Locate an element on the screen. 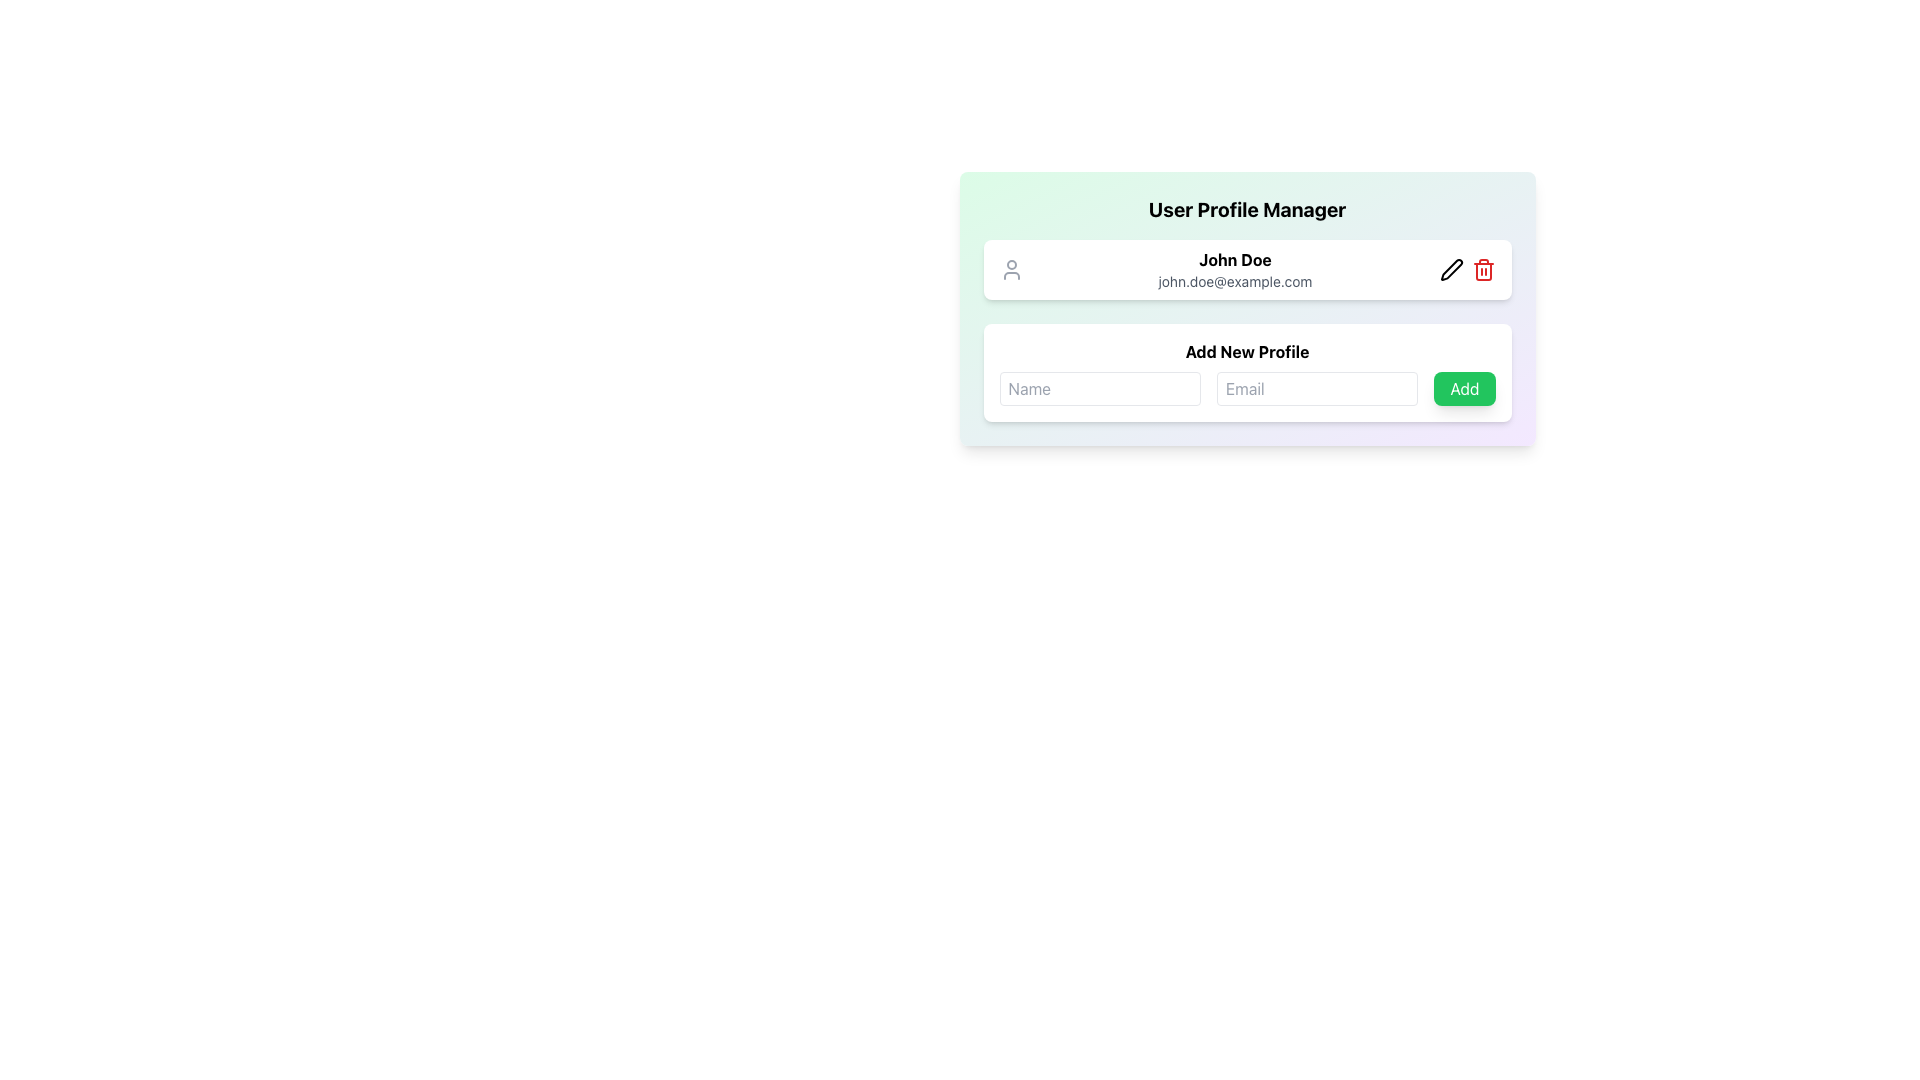 This screenshot has height=1080, width=1920. the middle component of the trash bin icon located in the profile management section, specifically positioned in the top-right corner of the user profile card is located at coordinates (1483, 272).